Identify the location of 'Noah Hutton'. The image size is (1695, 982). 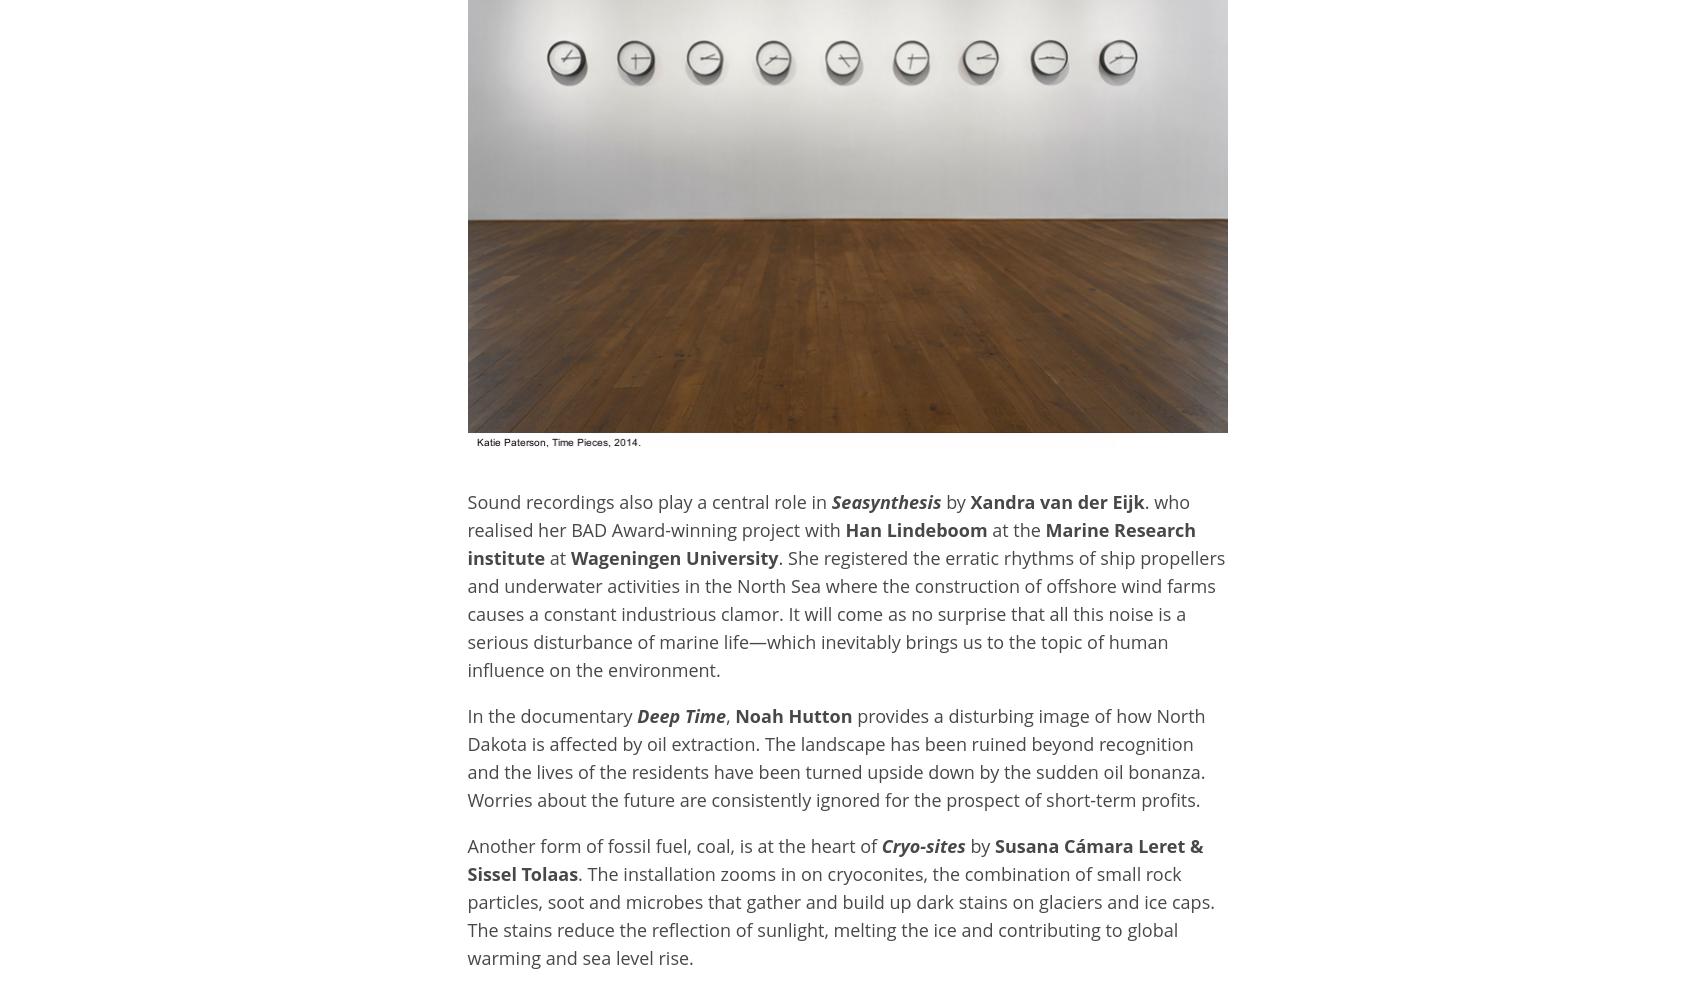
(793, 714).